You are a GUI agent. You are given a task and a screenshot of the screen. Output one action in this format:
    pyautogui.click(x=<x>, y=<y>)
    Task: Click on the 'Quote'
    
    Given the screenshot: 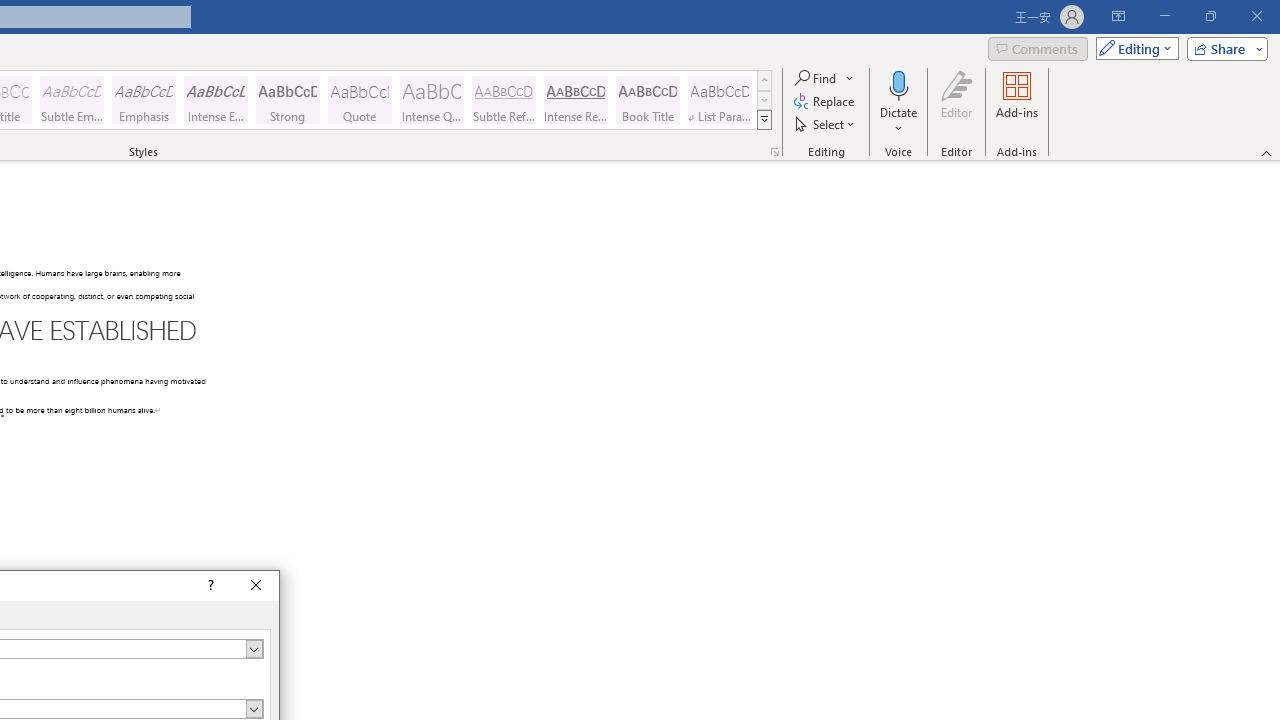 What is the action you would take?
    pyautogui.click(x=359, y=100)
    